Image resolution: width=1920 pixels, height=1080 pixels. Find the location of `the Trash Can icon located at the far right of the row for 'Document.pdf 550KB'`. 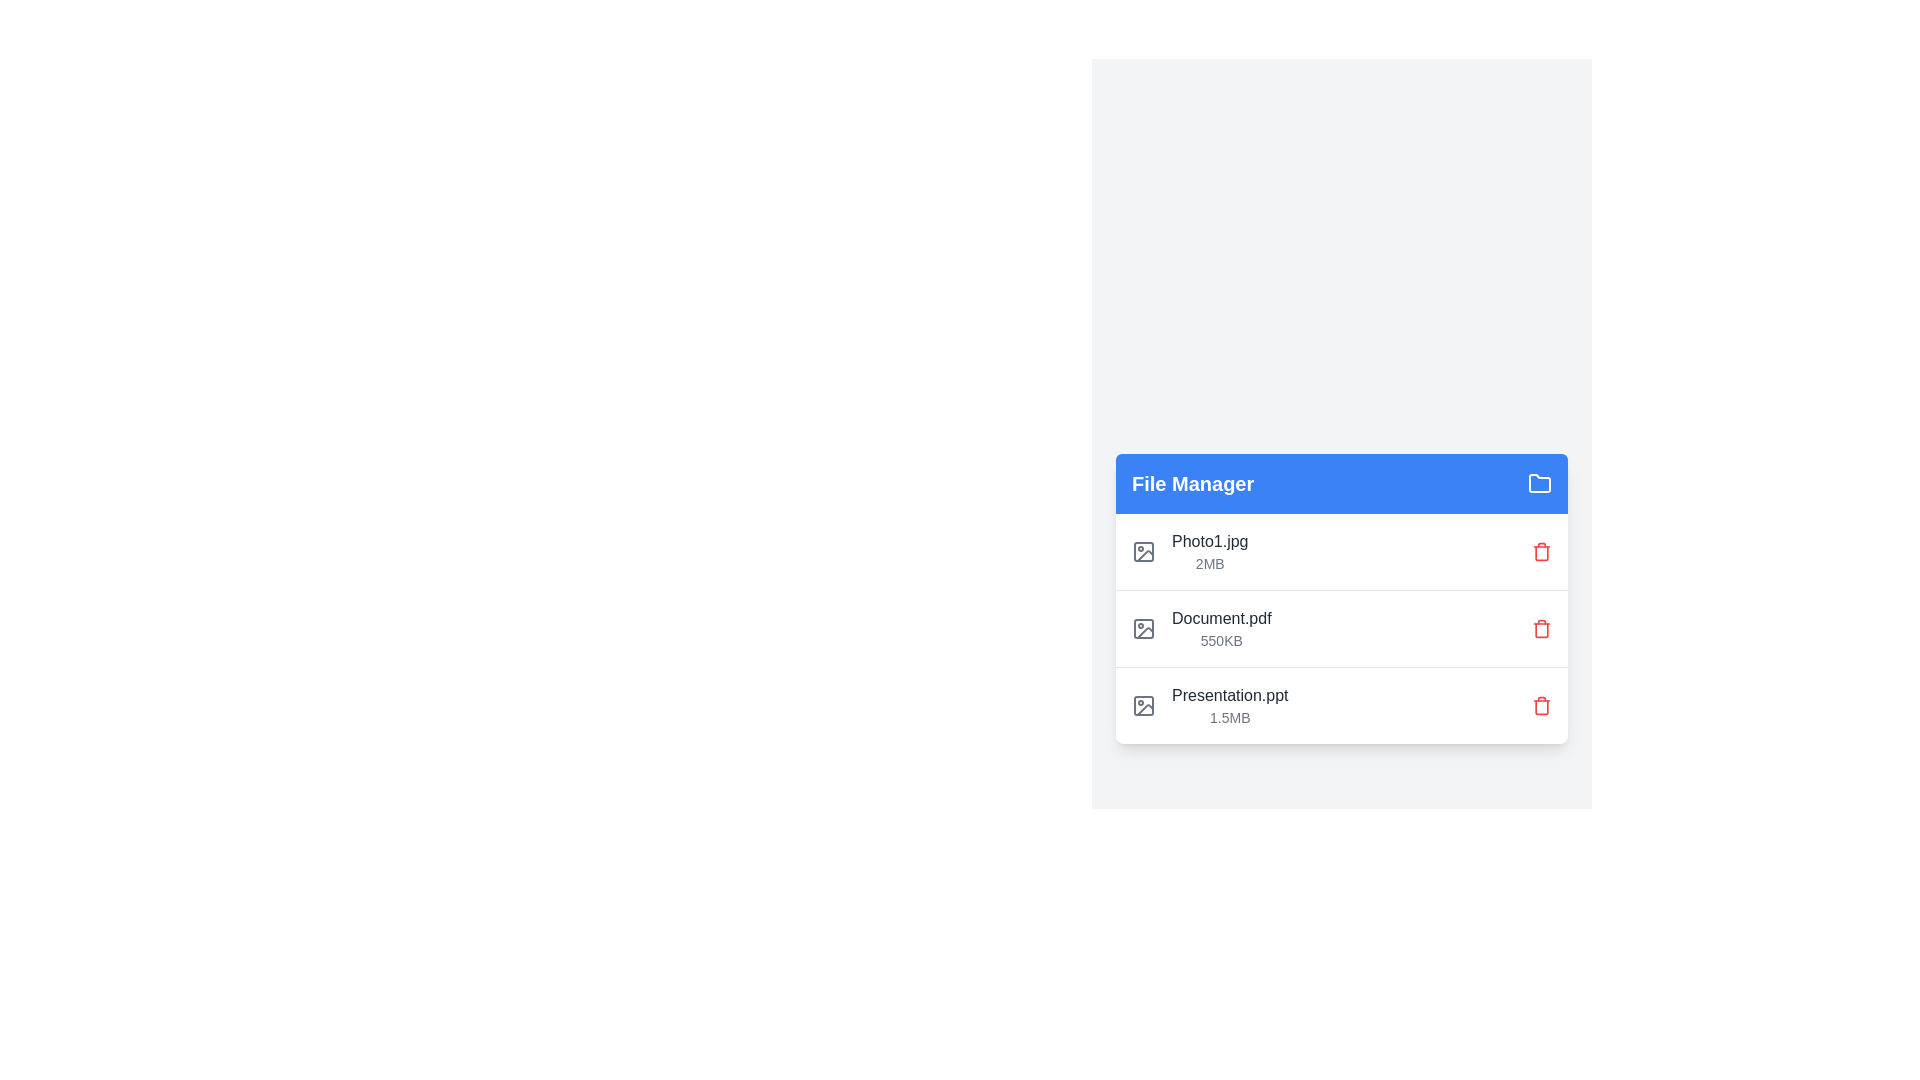

the Trash Can icon located at the far right of the row for 'Document.pdf 550KB' is located at coordinates (1540, 627).